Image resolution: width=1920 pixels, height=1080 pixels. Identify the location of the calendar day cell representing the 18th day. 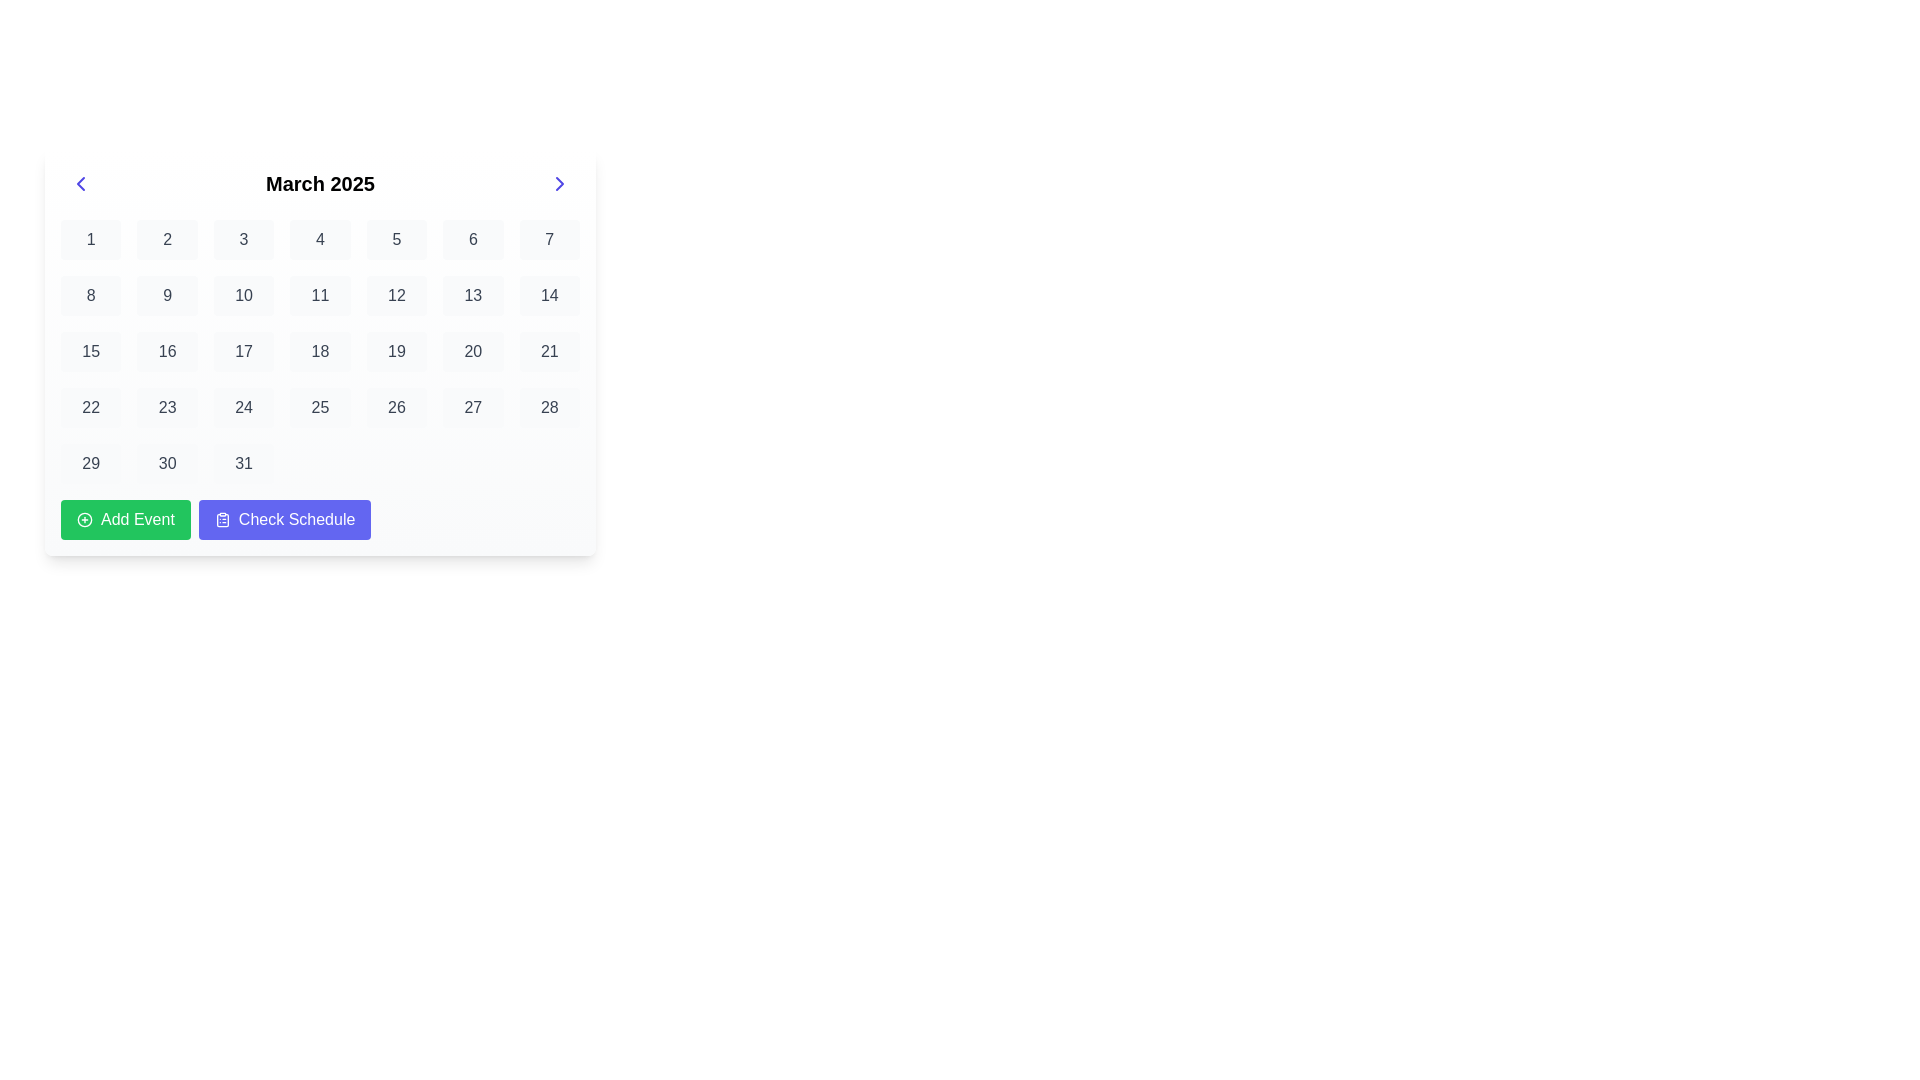
(320, 350).